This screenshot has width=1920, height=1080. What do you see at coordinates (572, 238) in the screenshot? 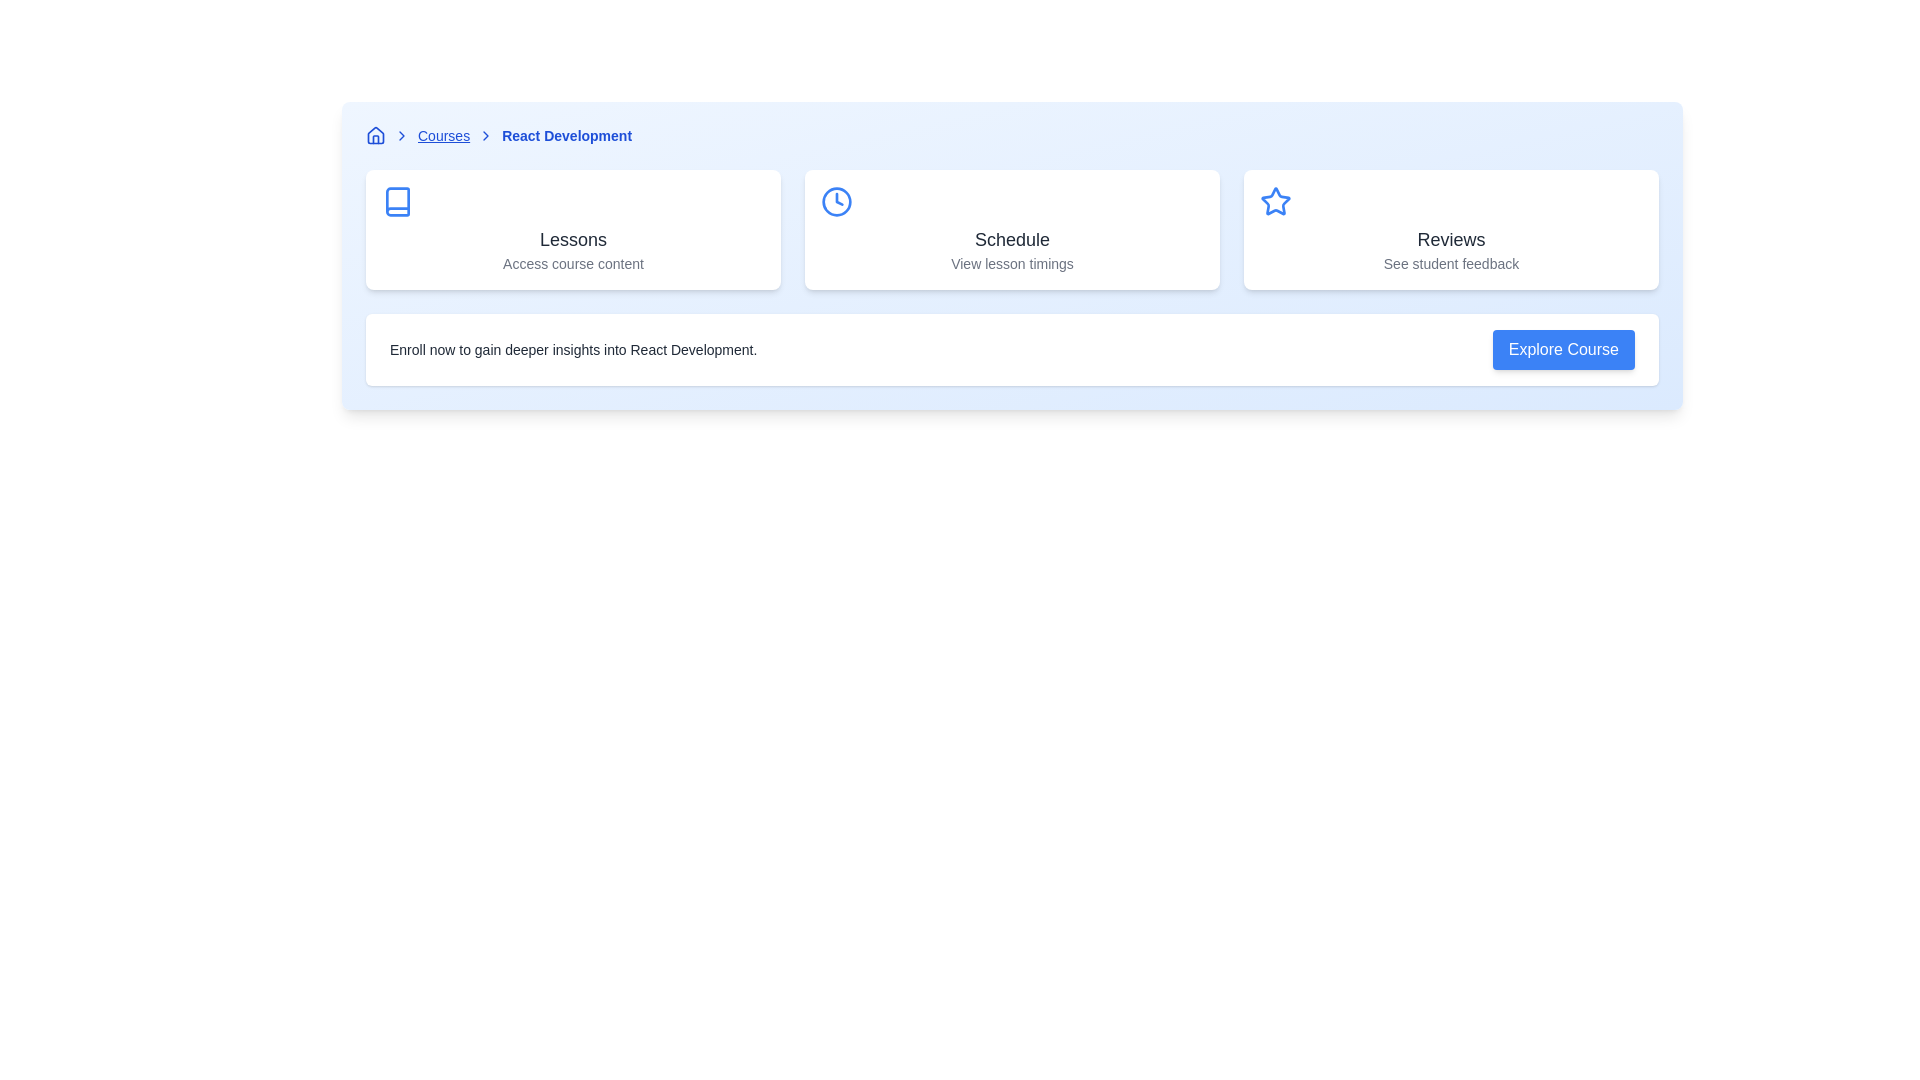
I see `the static text label titled 'Lessons' which indicates the section's purpose within the course content card` at bounding box center [572, 238].